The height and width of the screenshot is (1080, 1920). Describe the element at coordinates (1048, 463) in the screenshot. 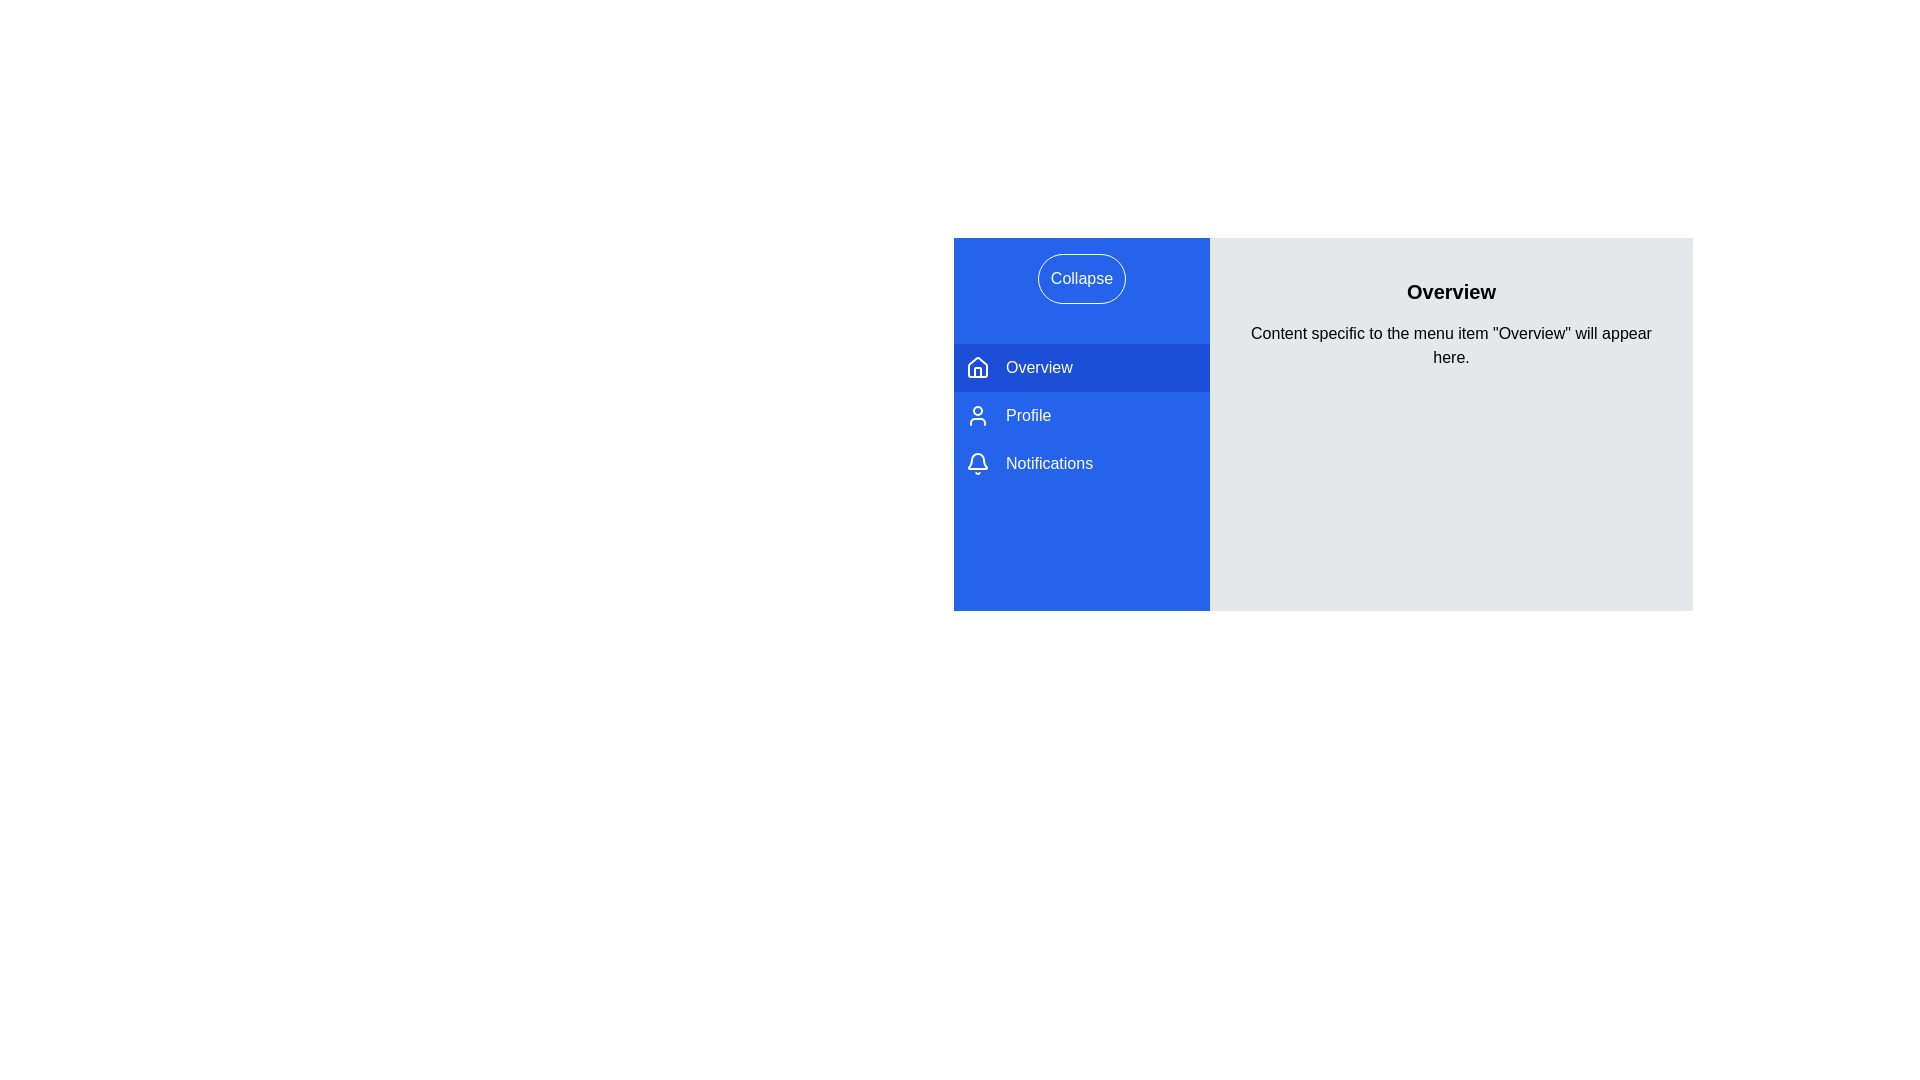

I see `the static text label reading 'Notifications' in the sidebar menu, which is aligned with the bell icon on its left` at that location.